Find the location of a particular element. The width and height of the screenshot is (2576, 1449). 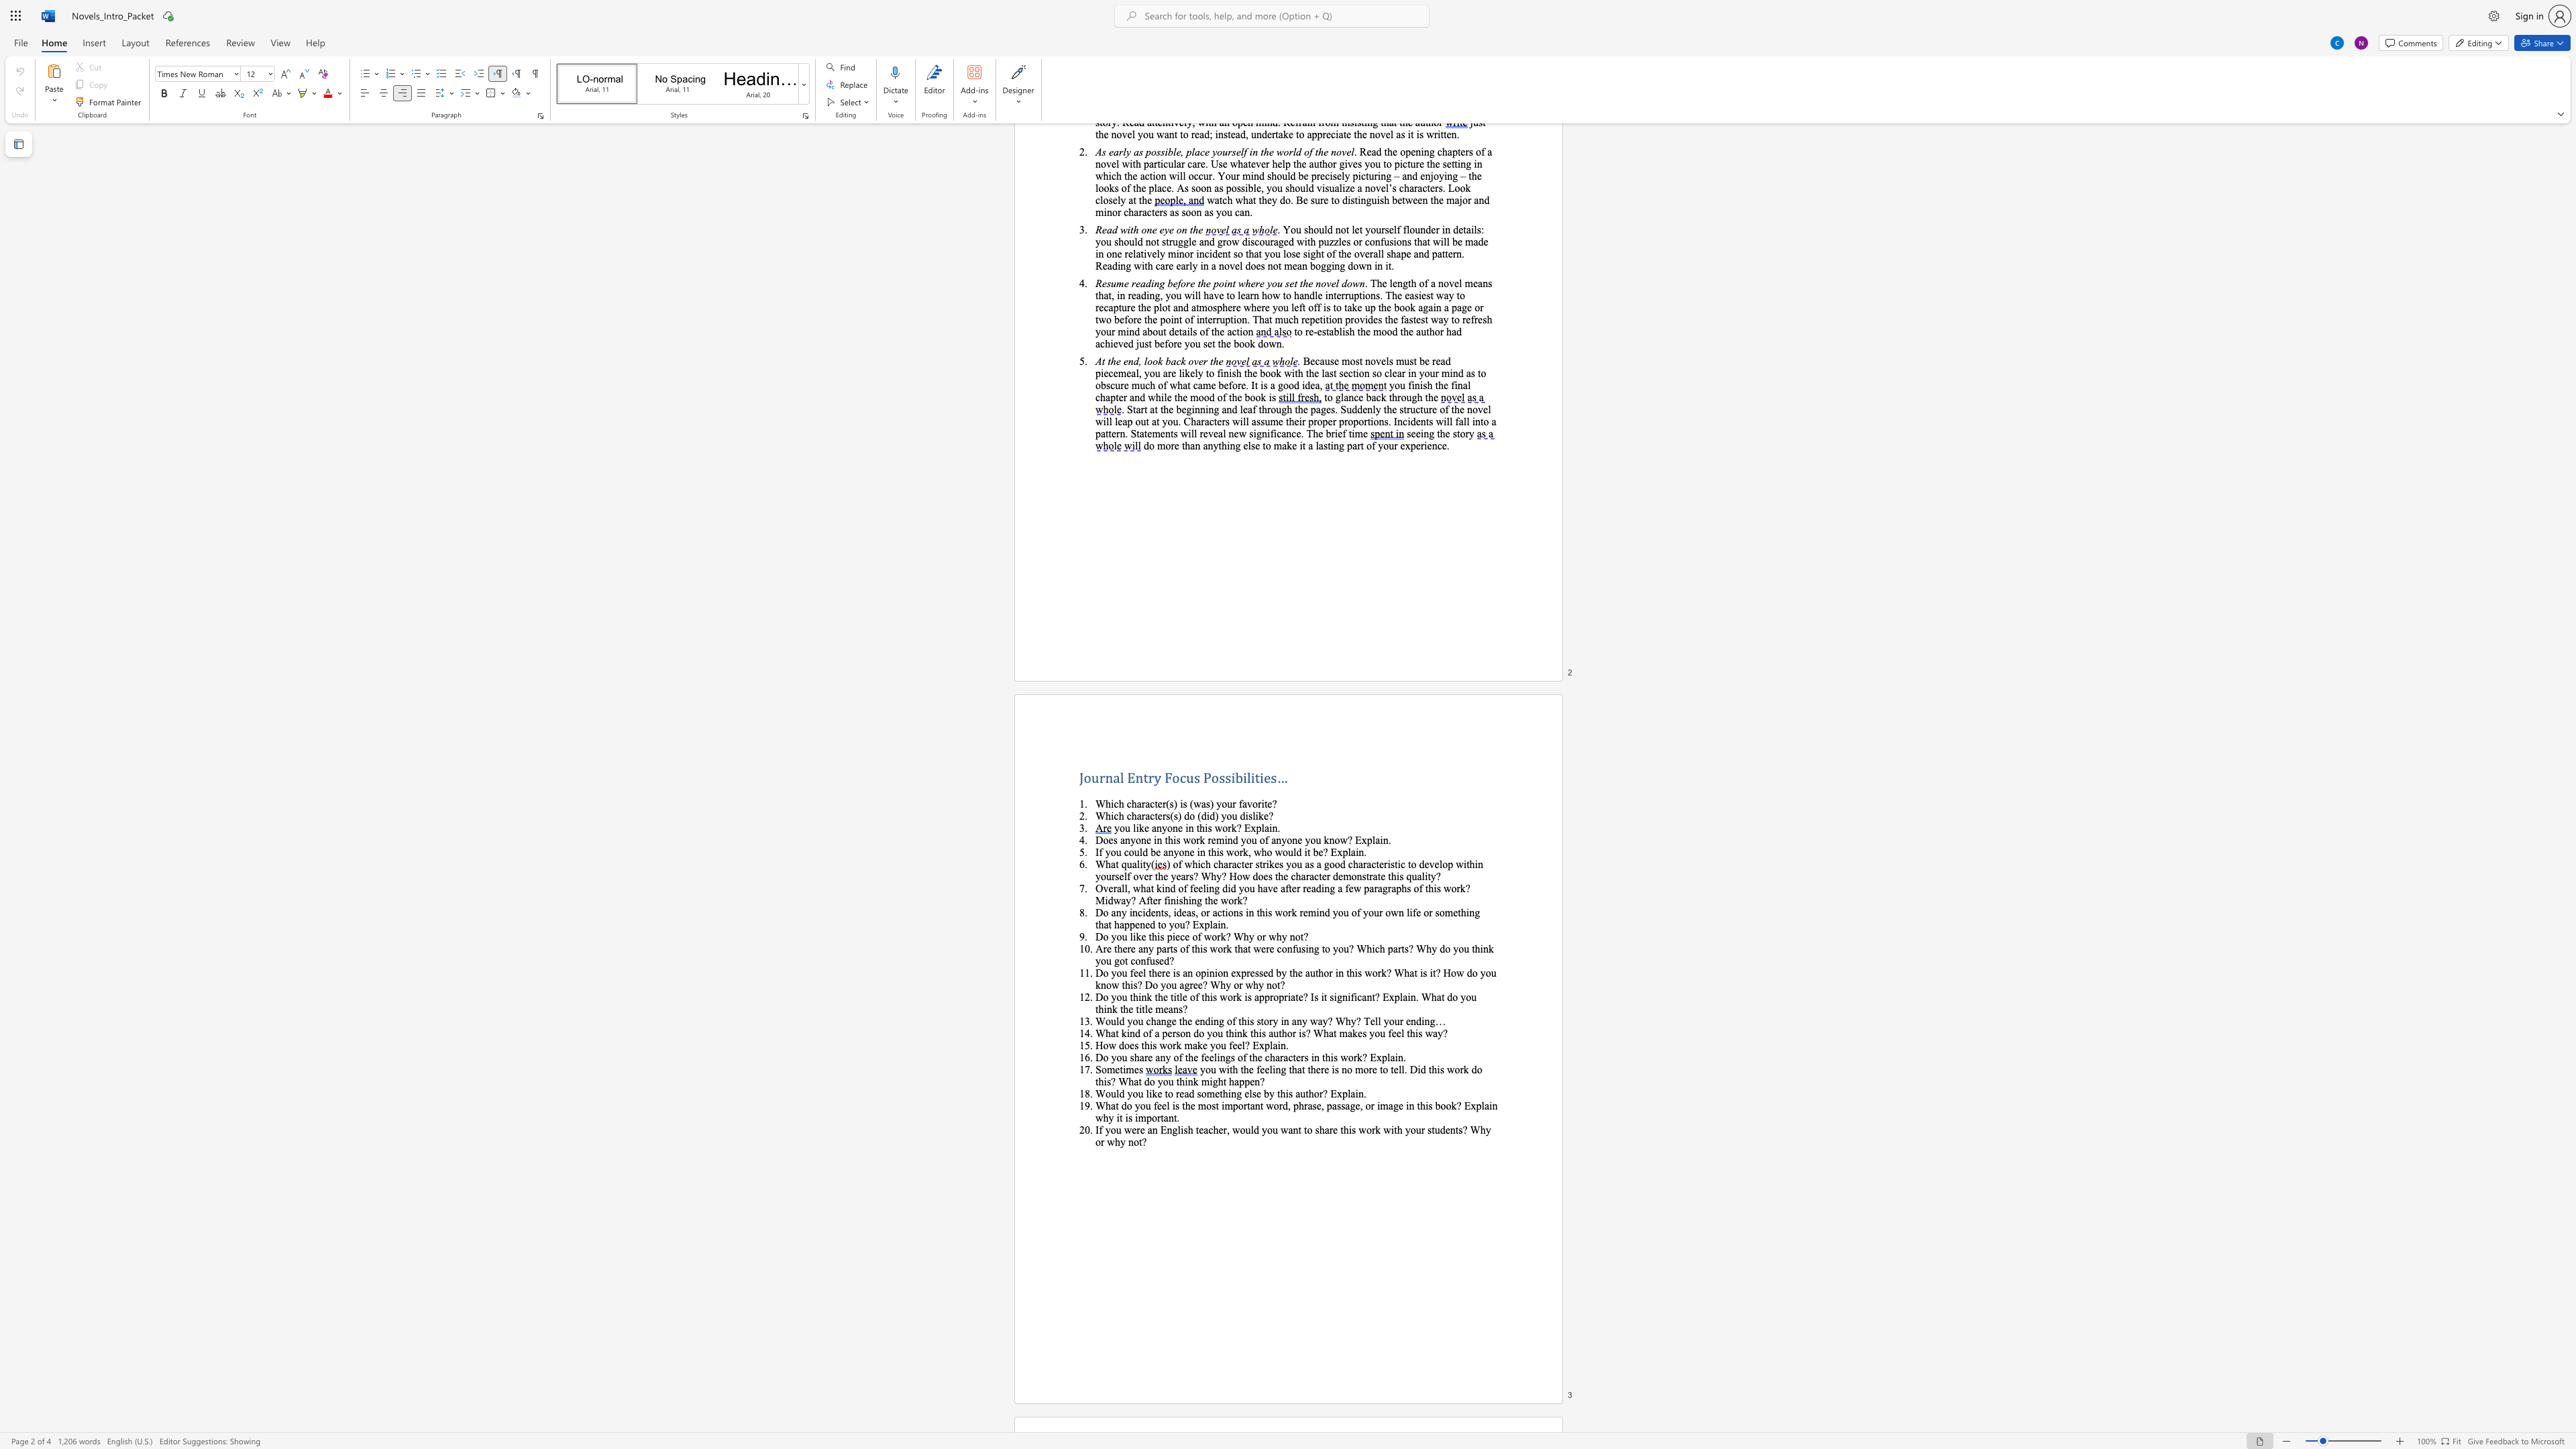

the subset text "o you know this? Do you" within the text "Do you feel there is an opinion expressed by the author in this work? What is it? How do you know this? Do you agree? Why or why not?" is located at coordinates (1470, 972).